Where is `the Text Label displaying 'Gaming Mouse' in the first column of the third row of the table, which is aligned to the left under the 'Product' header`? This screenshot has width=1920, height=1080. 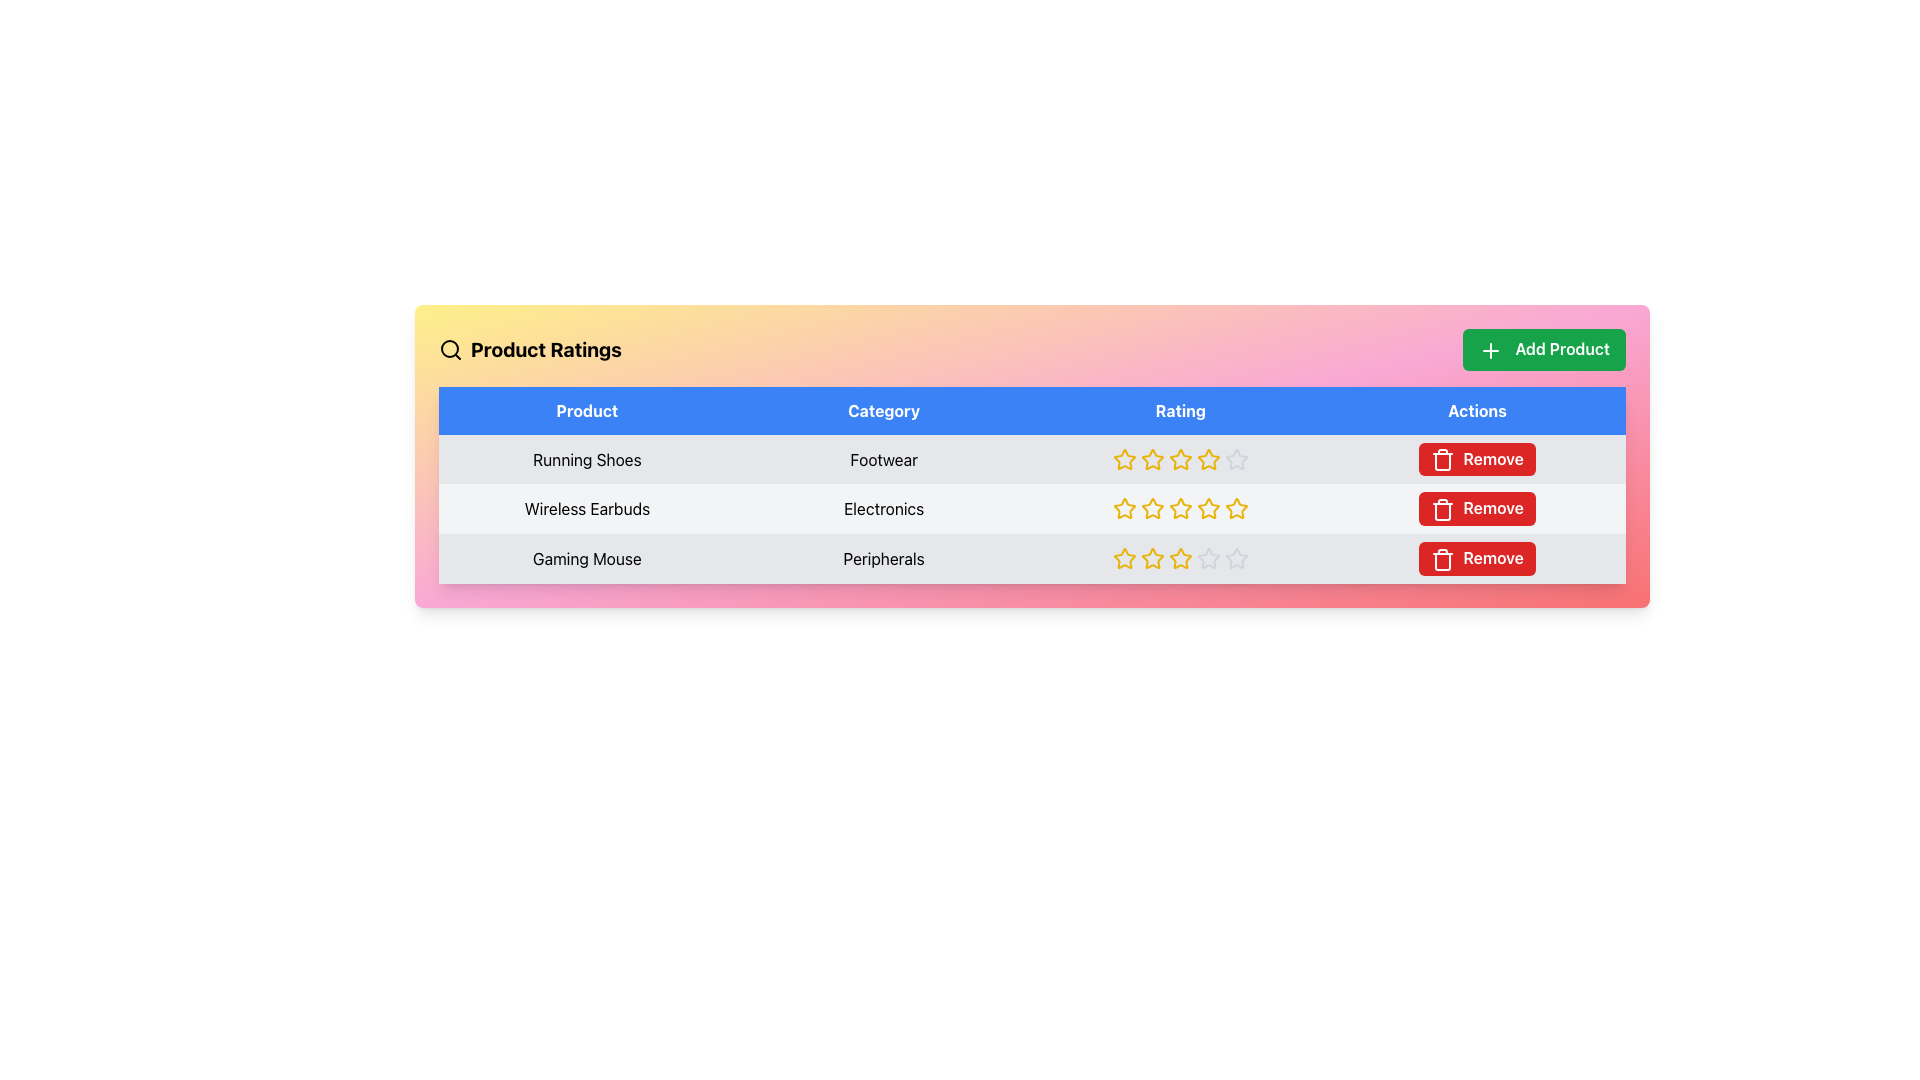
the Text Label displaying 'Gaming Mouse' in the first column of the third row of the table, which is aligned to the left under the 'Product' header is located at coordinates (586, 559).